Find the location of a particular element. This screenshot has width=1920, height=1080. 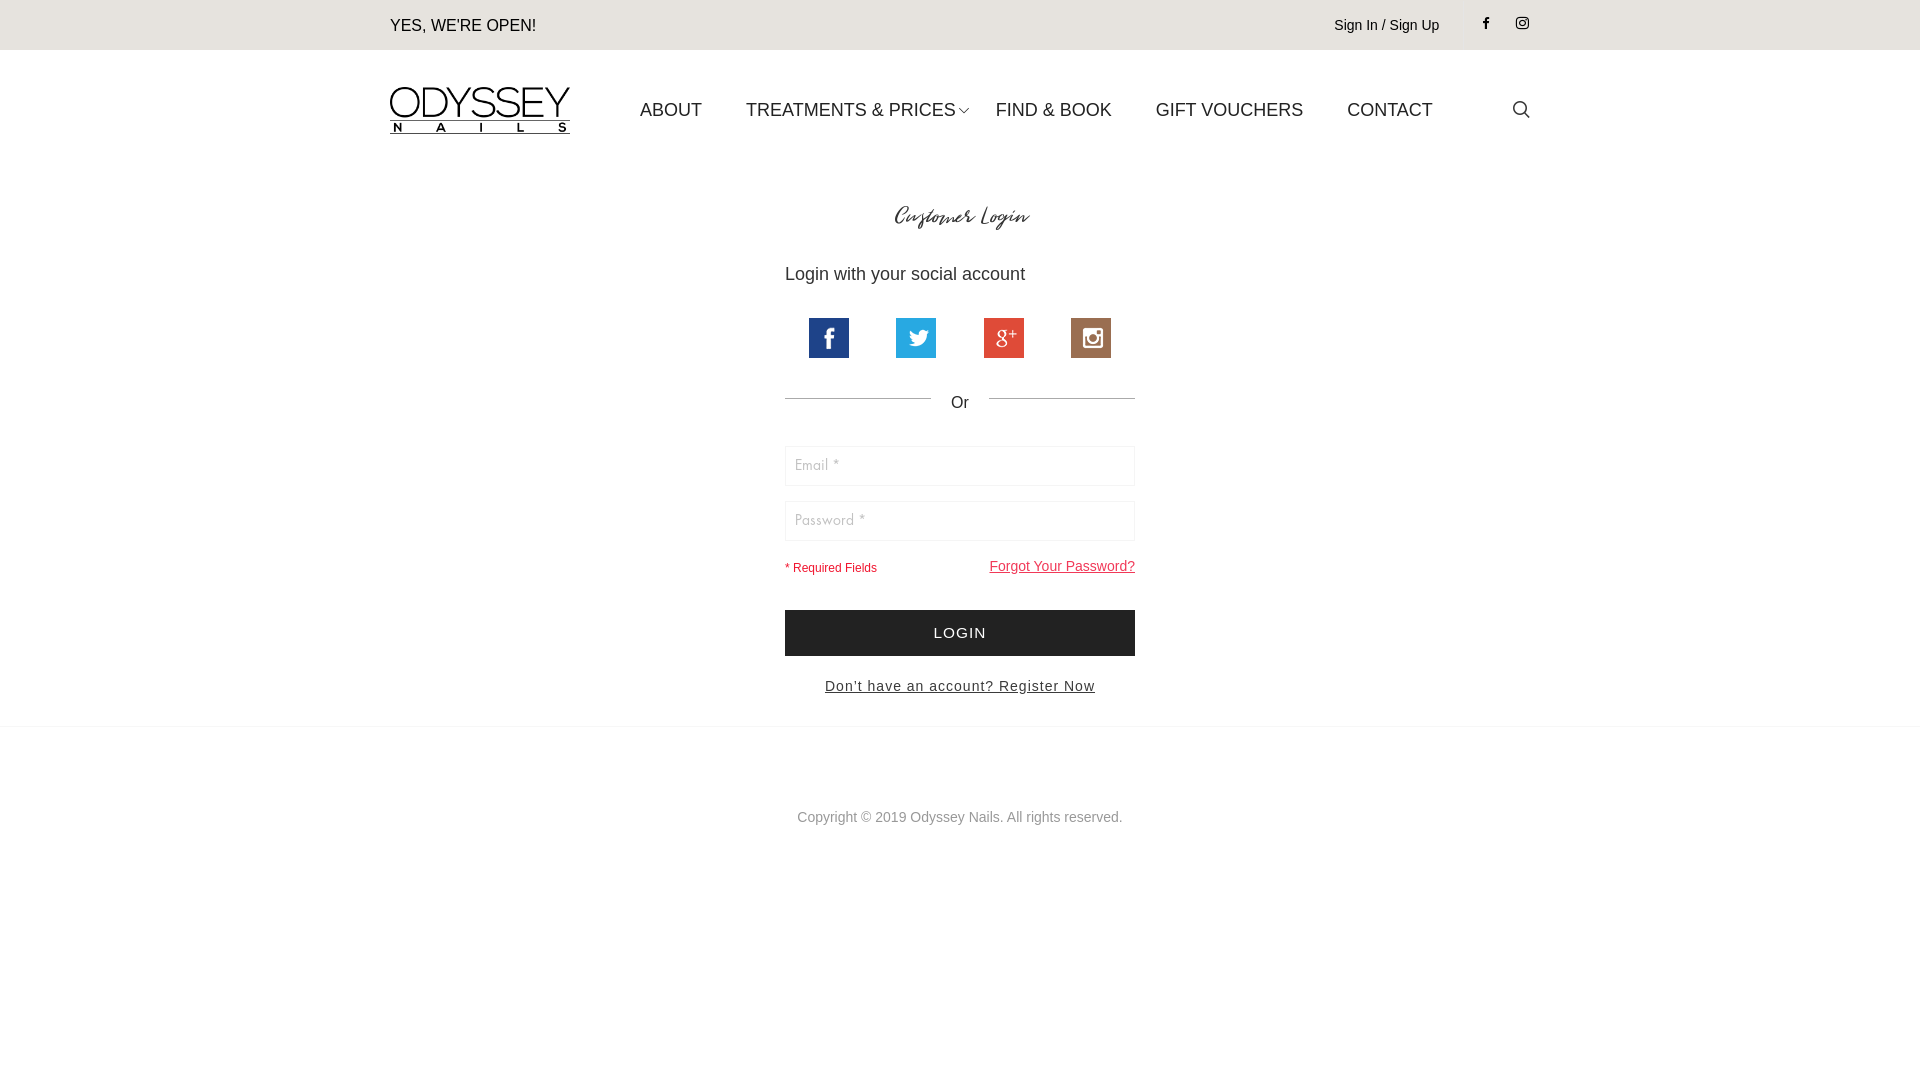

'Login with Twitter' is located at coordinates (915, 337).